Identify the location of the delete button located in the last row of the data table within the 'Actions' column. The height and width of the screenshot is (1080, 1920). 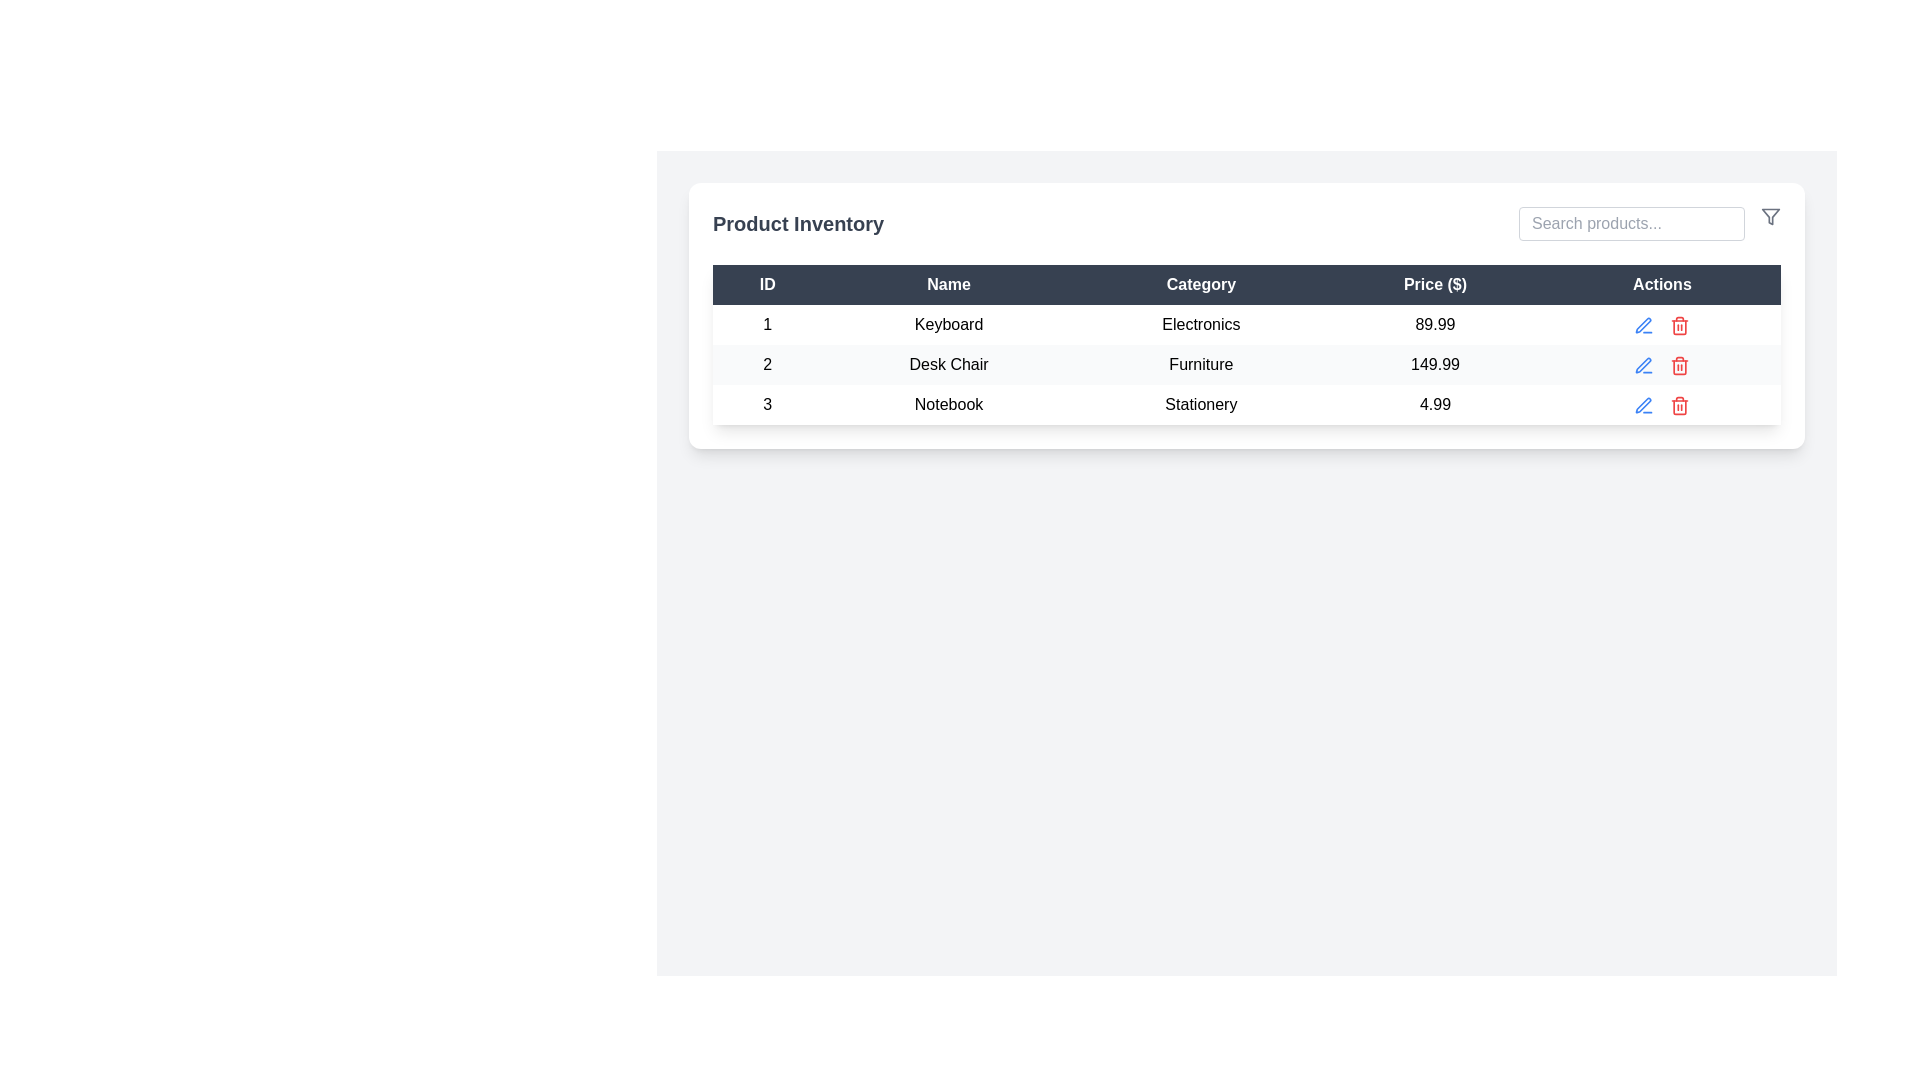
(1680, 405).